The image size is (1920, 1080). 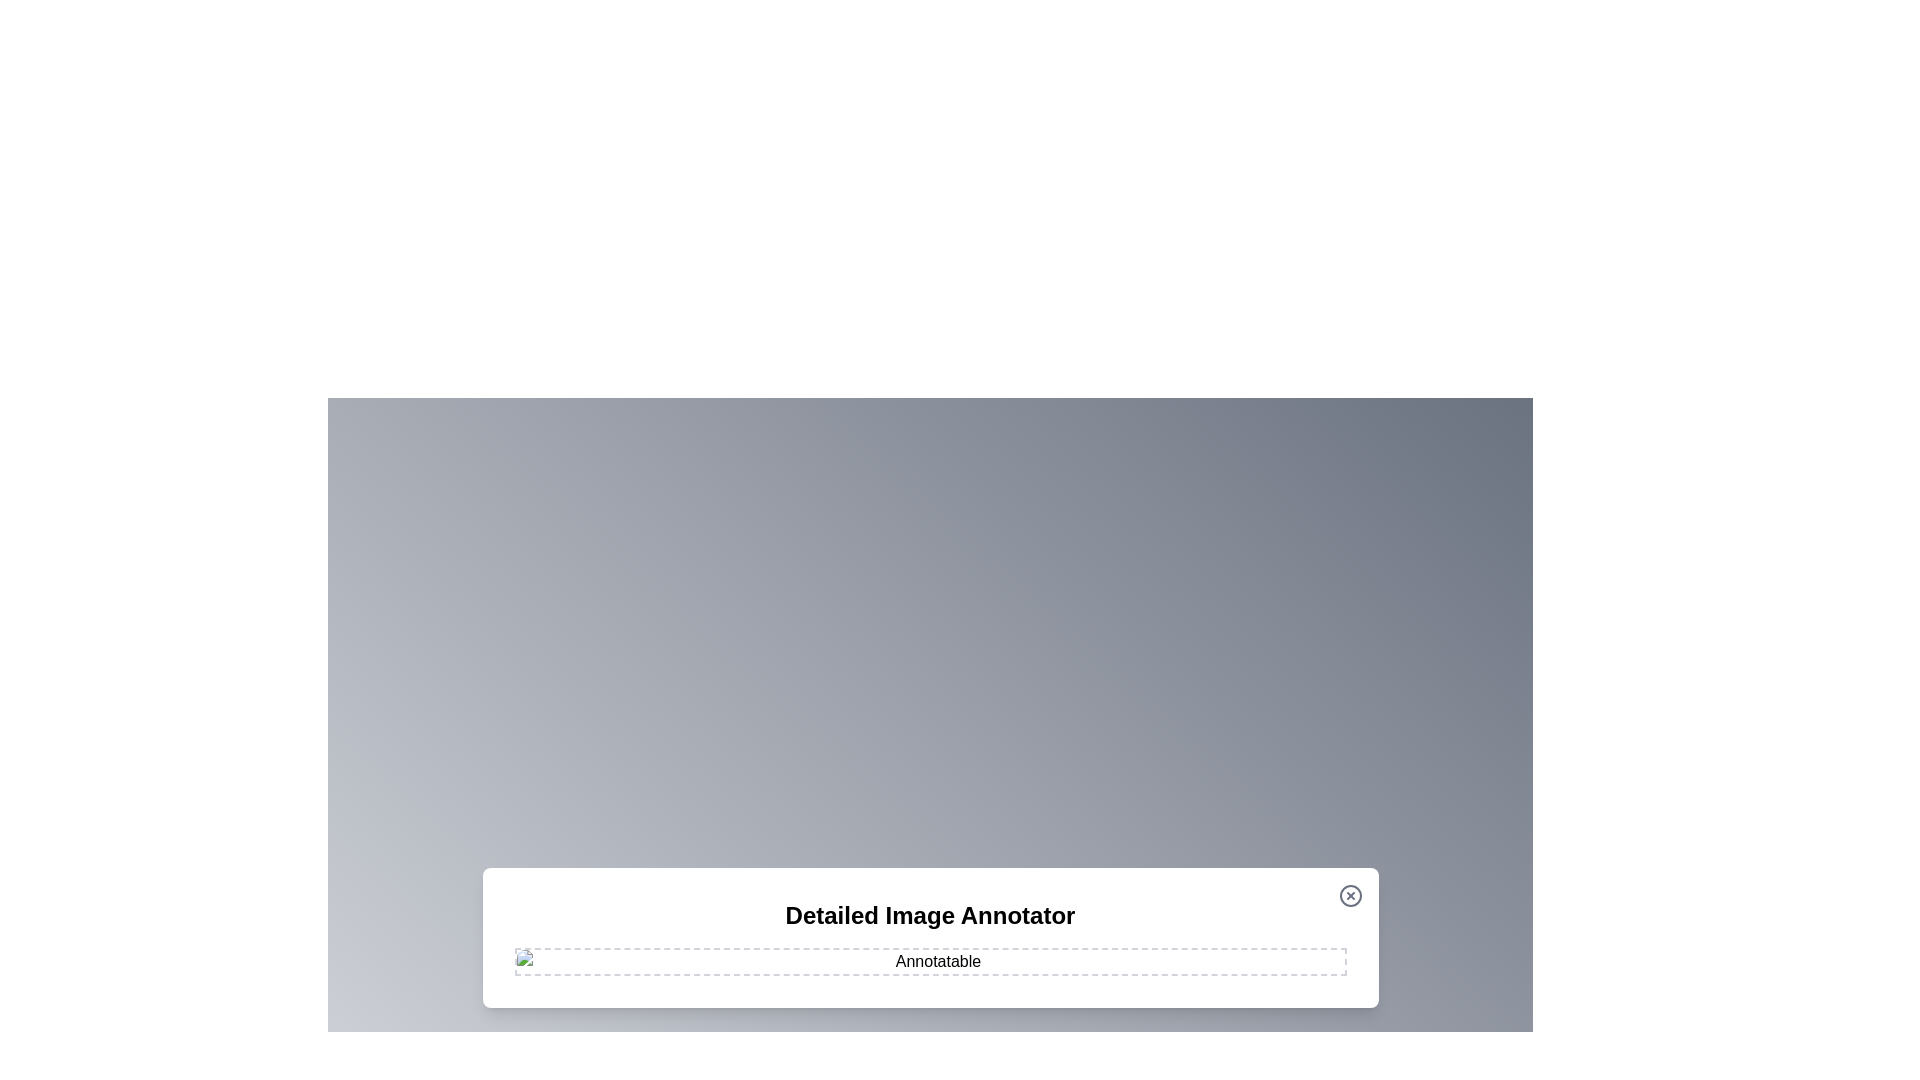 I want to click on the image at coordinates (1147, 950) to add an annotation, so click(x=1147, y=948).